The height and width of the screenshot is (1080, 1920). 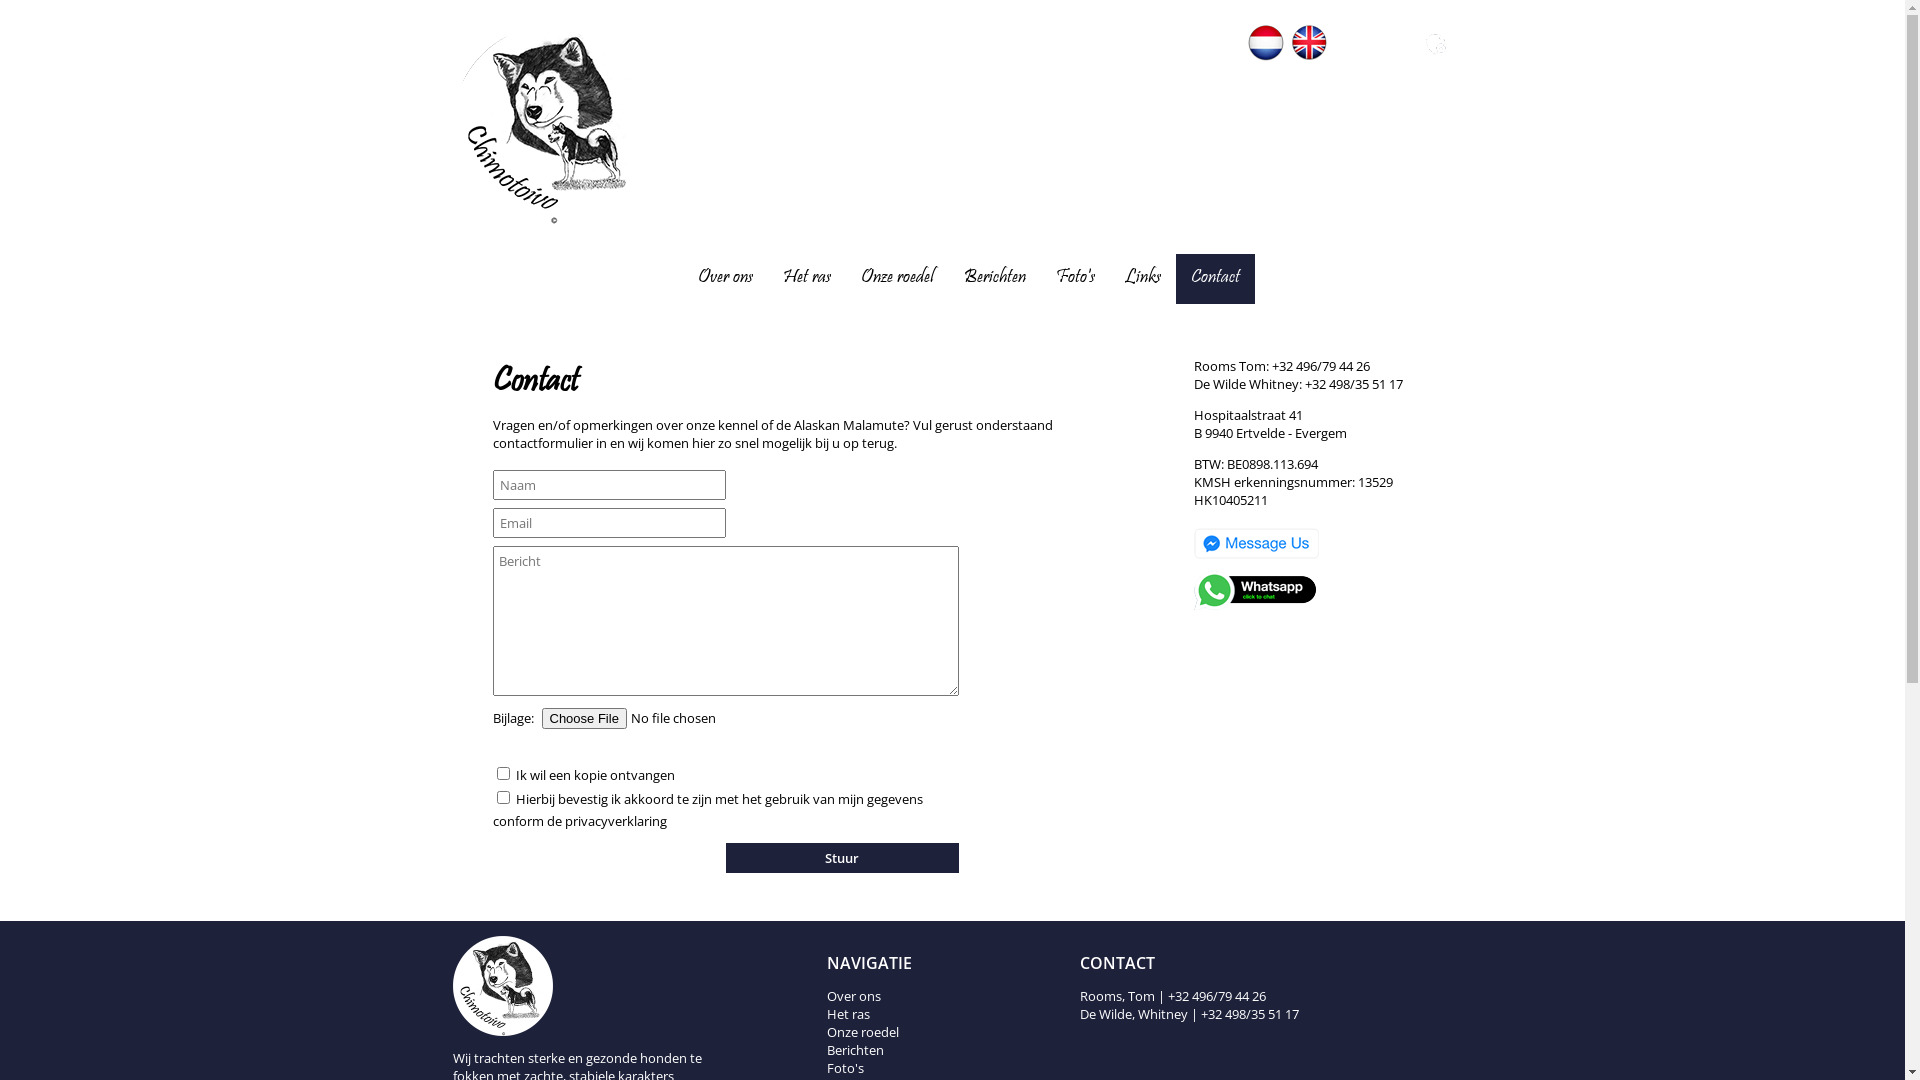 What do you see at coordinates (1255, 605) in the screenshot?
I see `'Chat met ons'` at bounding box center [1255, 605].